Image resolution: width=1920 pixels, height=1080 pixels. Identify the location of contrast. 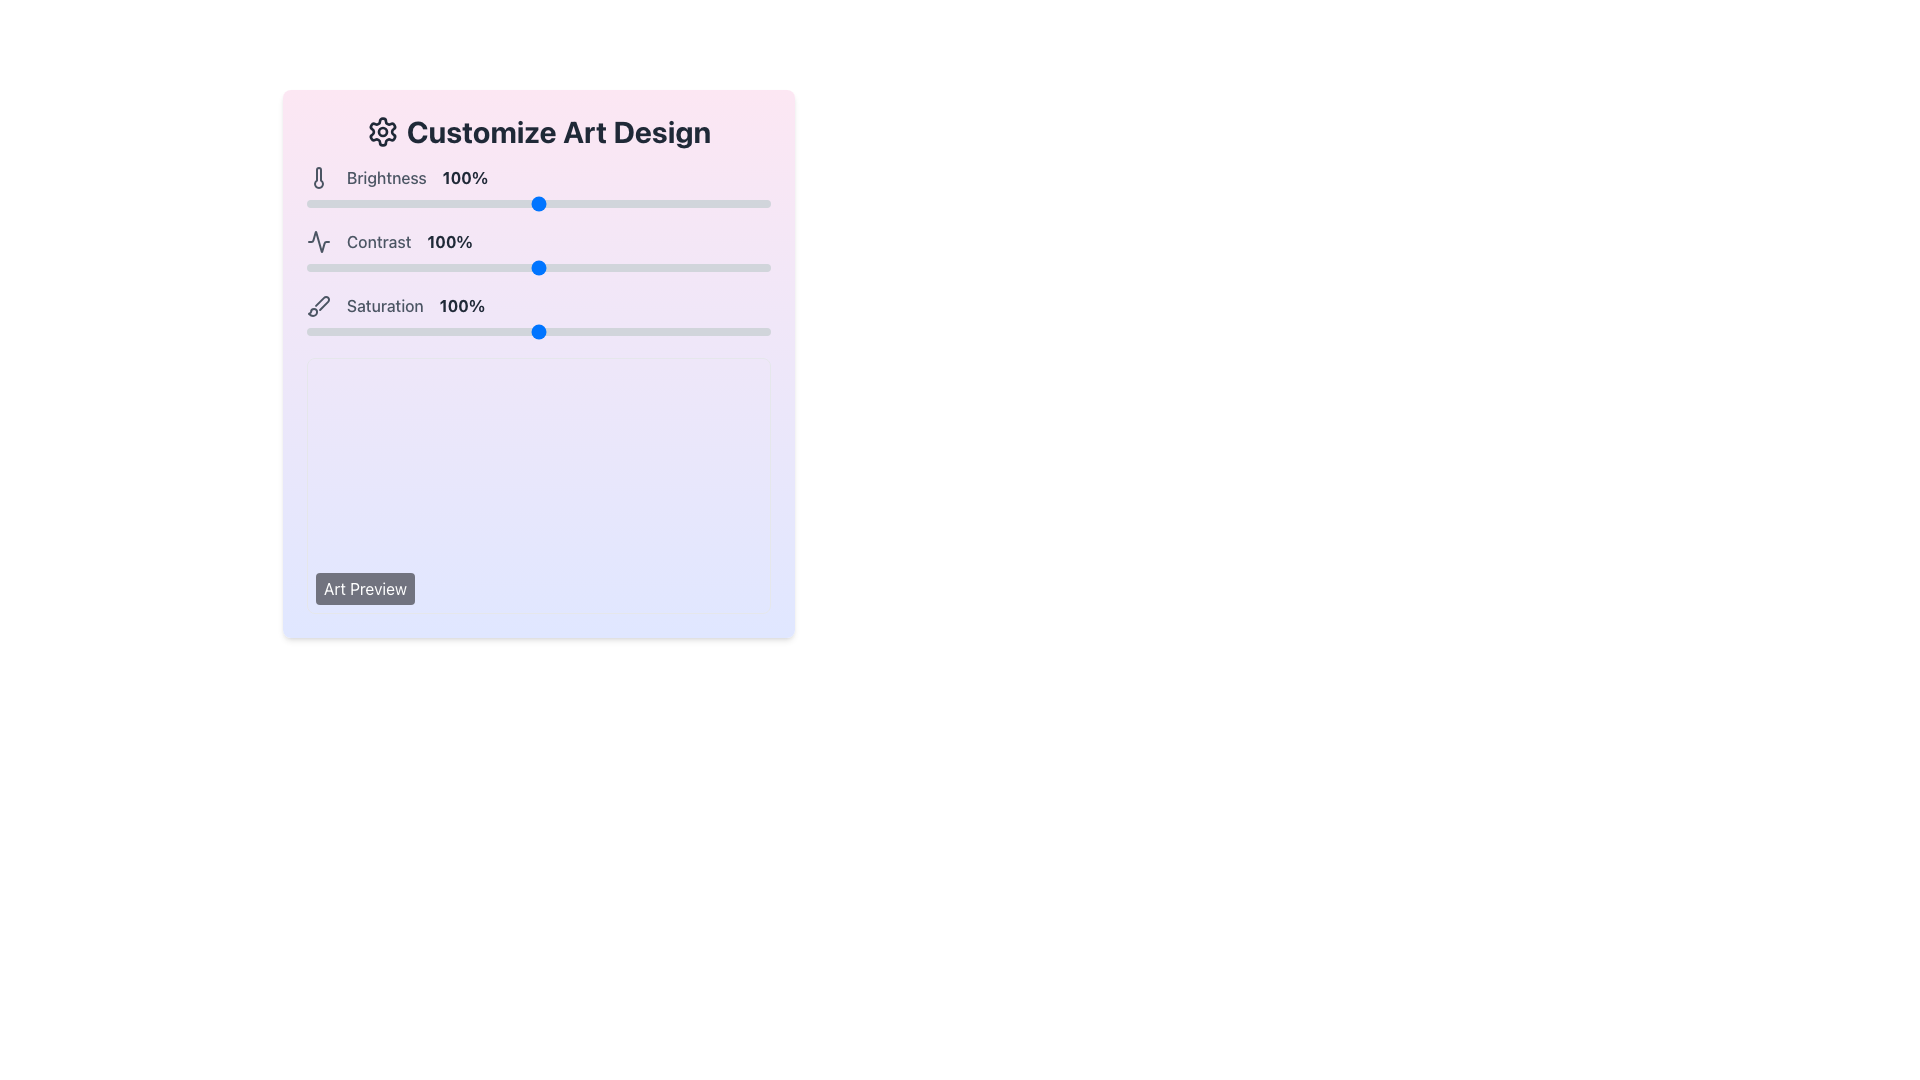
(746, 266).